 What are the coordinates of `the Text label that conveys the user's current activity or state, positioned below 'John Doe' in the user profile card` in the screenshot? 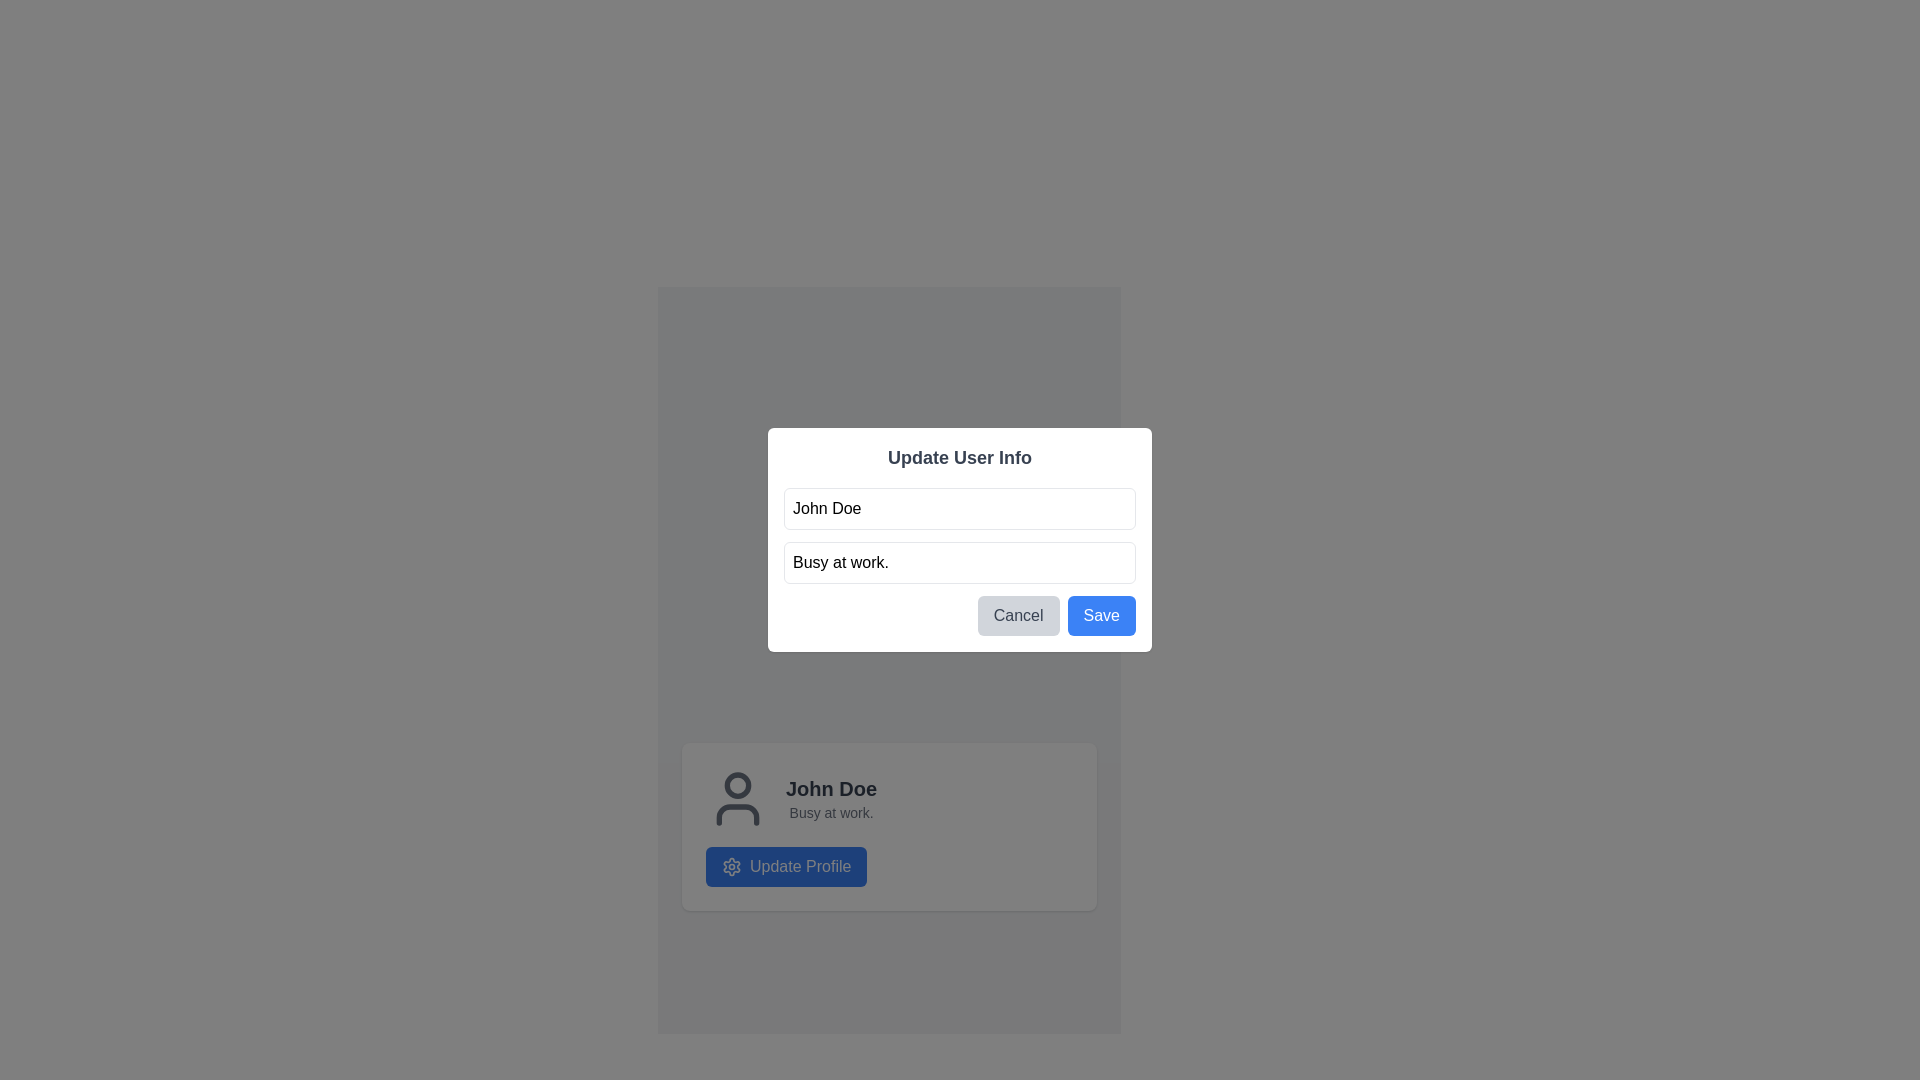 It's located at (831, 813).